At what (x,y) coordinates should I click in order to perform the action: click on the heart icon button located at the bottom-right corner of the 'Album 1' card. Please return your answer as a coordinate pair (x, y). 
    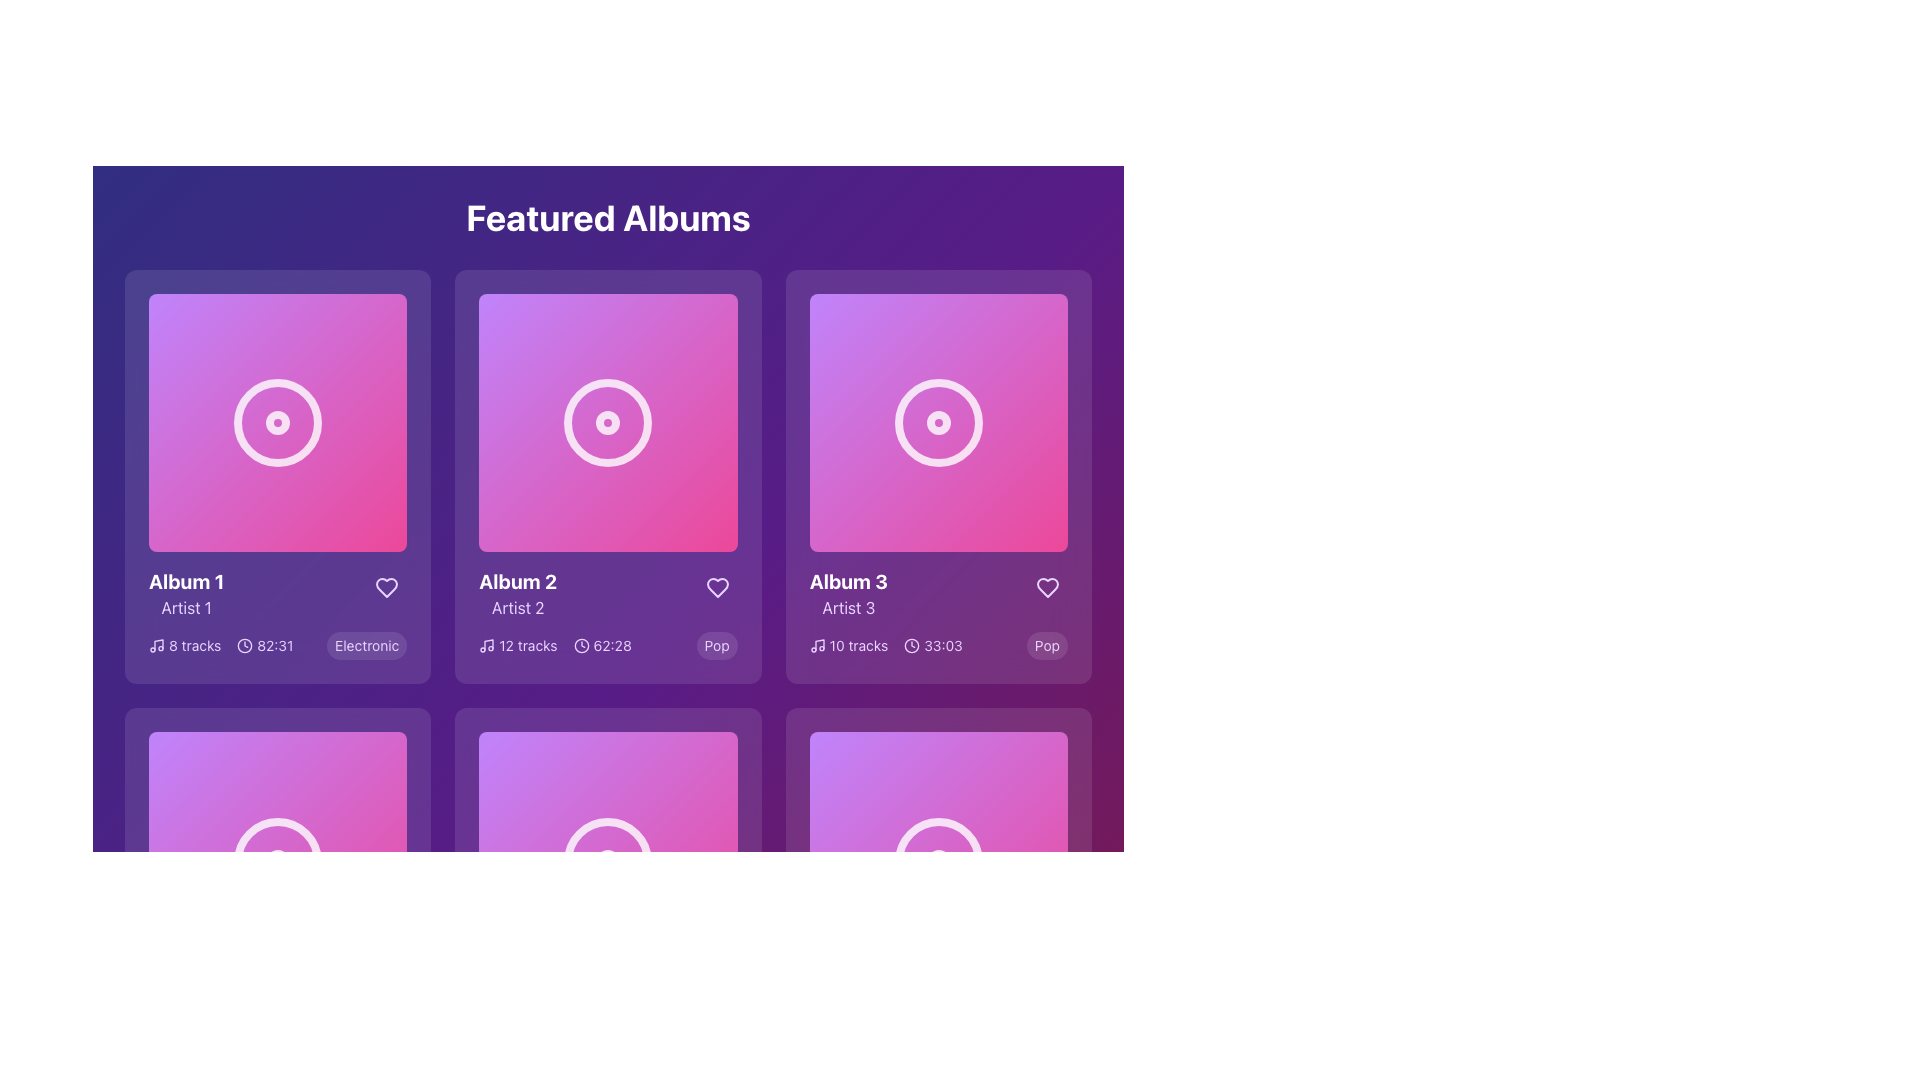
    Looking at the image, I should click on (387, 586).